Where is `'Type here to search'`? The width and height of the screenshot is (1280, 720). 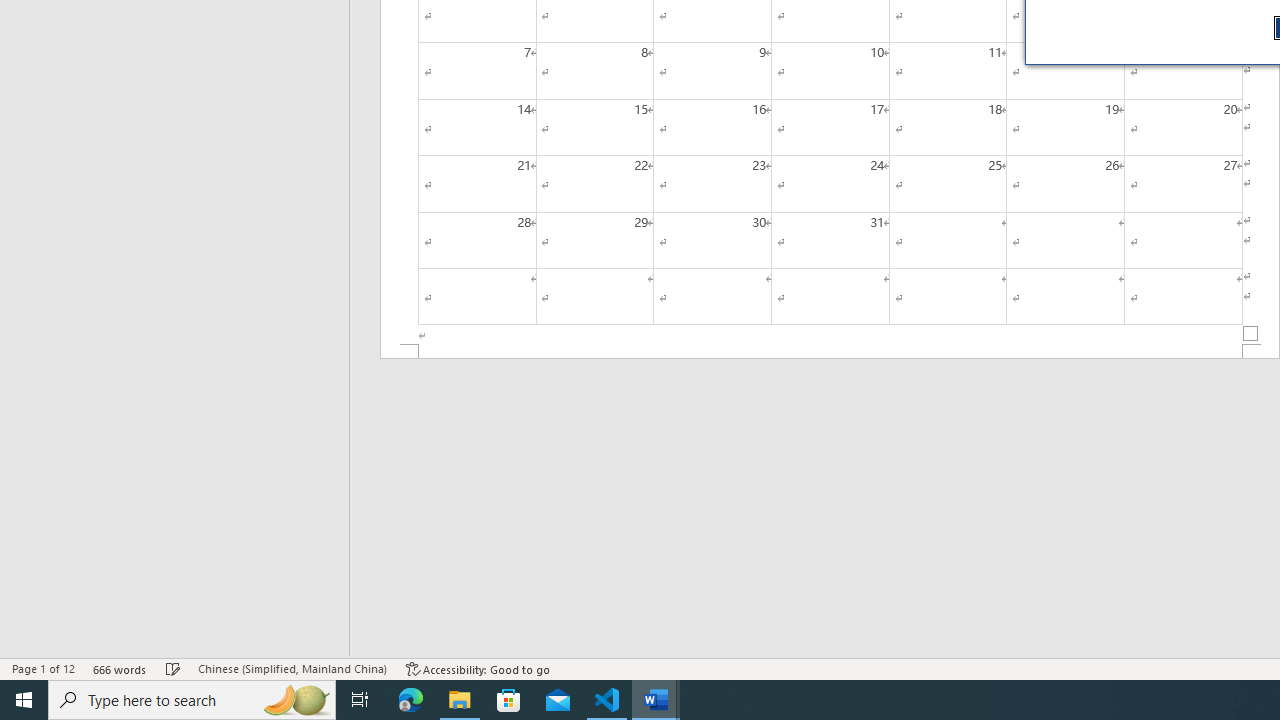 'Type here to search' is located at coordinates (192, 698).